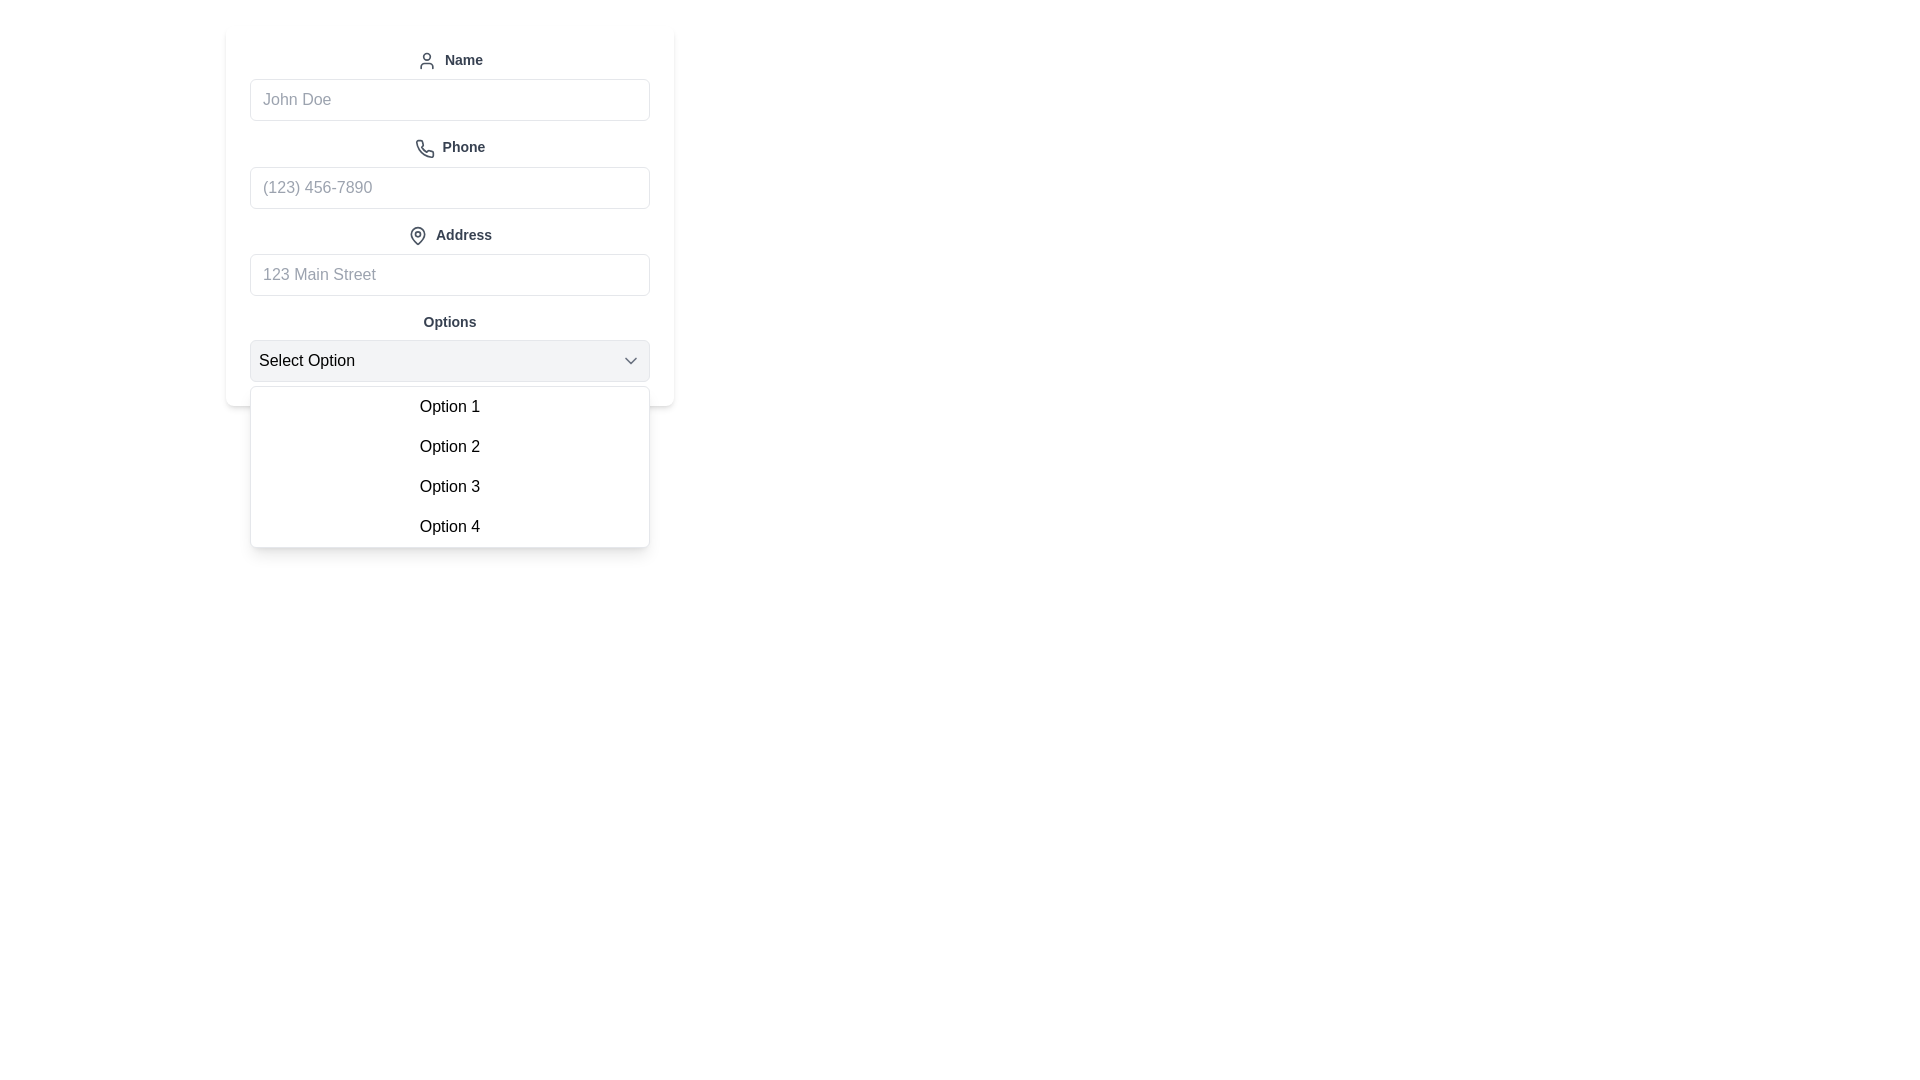 This screenshot has width=1920, height=1080. Describe the element at coordinates (449, 524) in the screenshot. I see `the dropdown option labeled 'Option 4'` at that location.